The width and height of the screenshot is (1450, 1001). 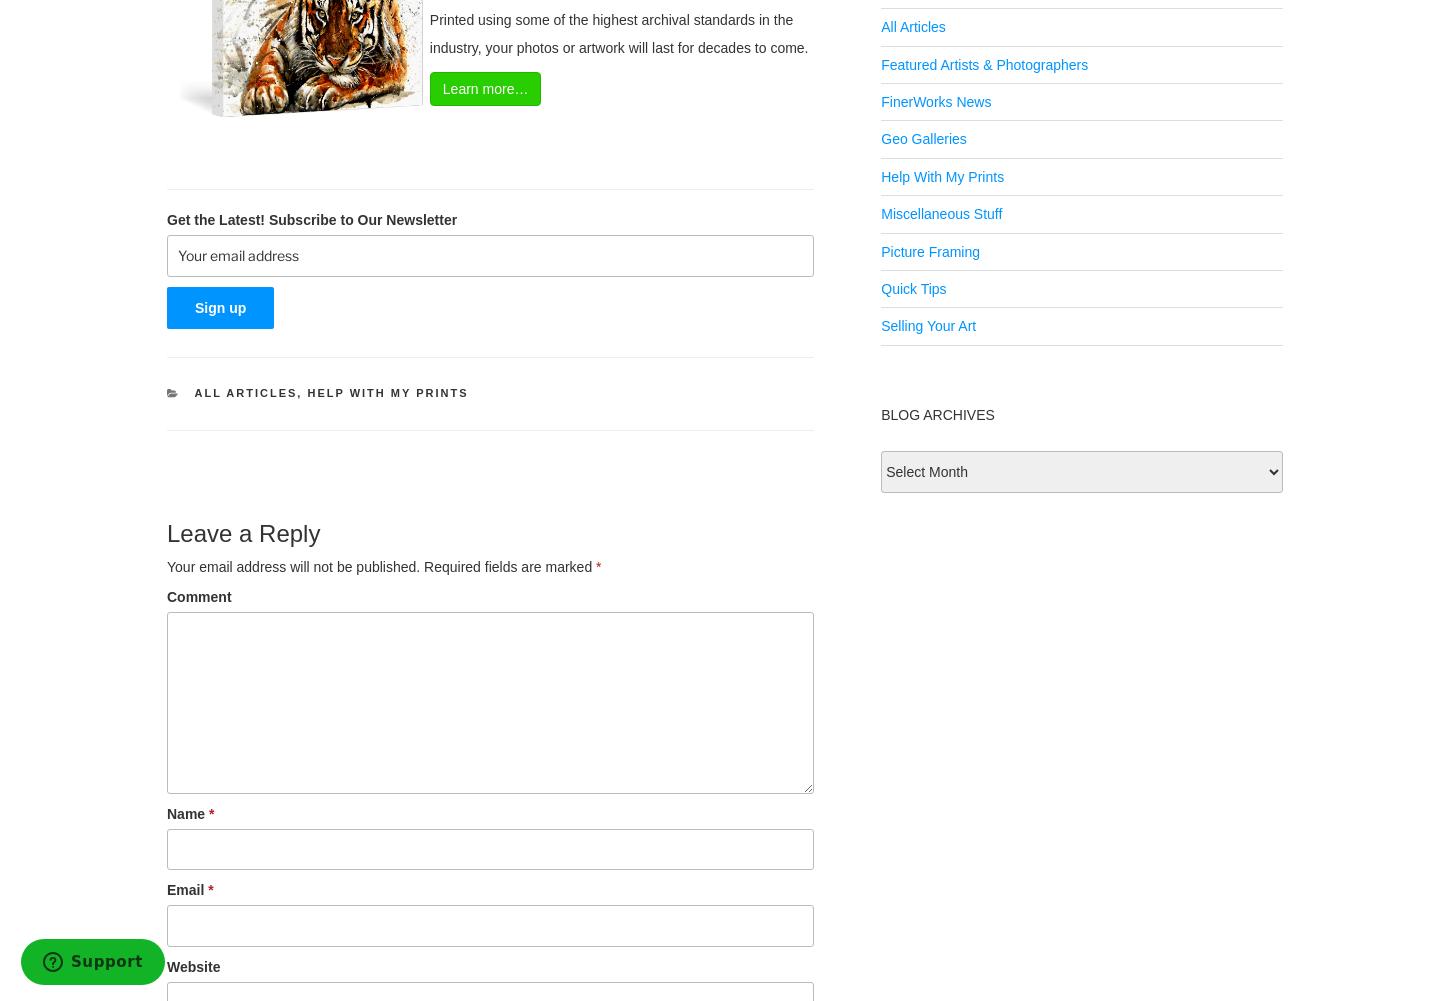 I want to click on 'Required fields are marked', so click(x=507, y=564).